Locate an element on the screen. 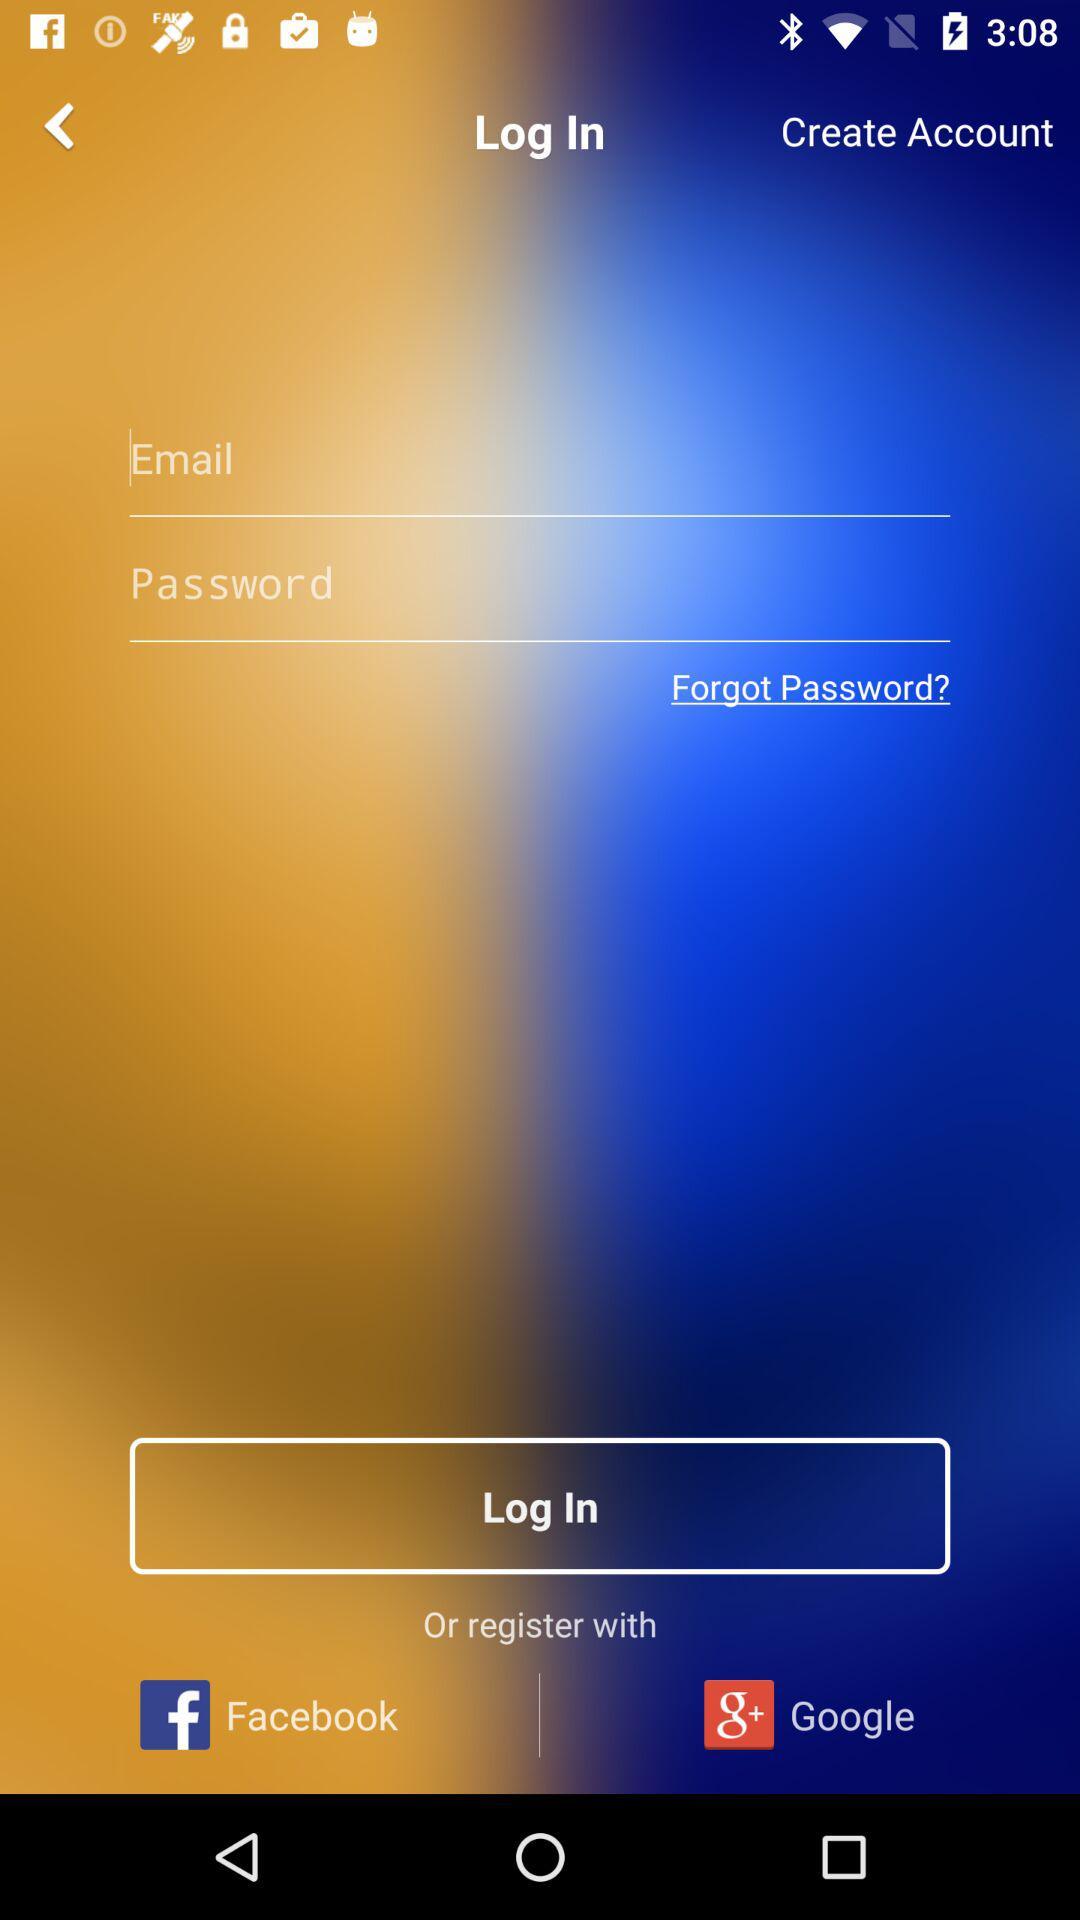  icon on the right is located at coordinates (810, 686).